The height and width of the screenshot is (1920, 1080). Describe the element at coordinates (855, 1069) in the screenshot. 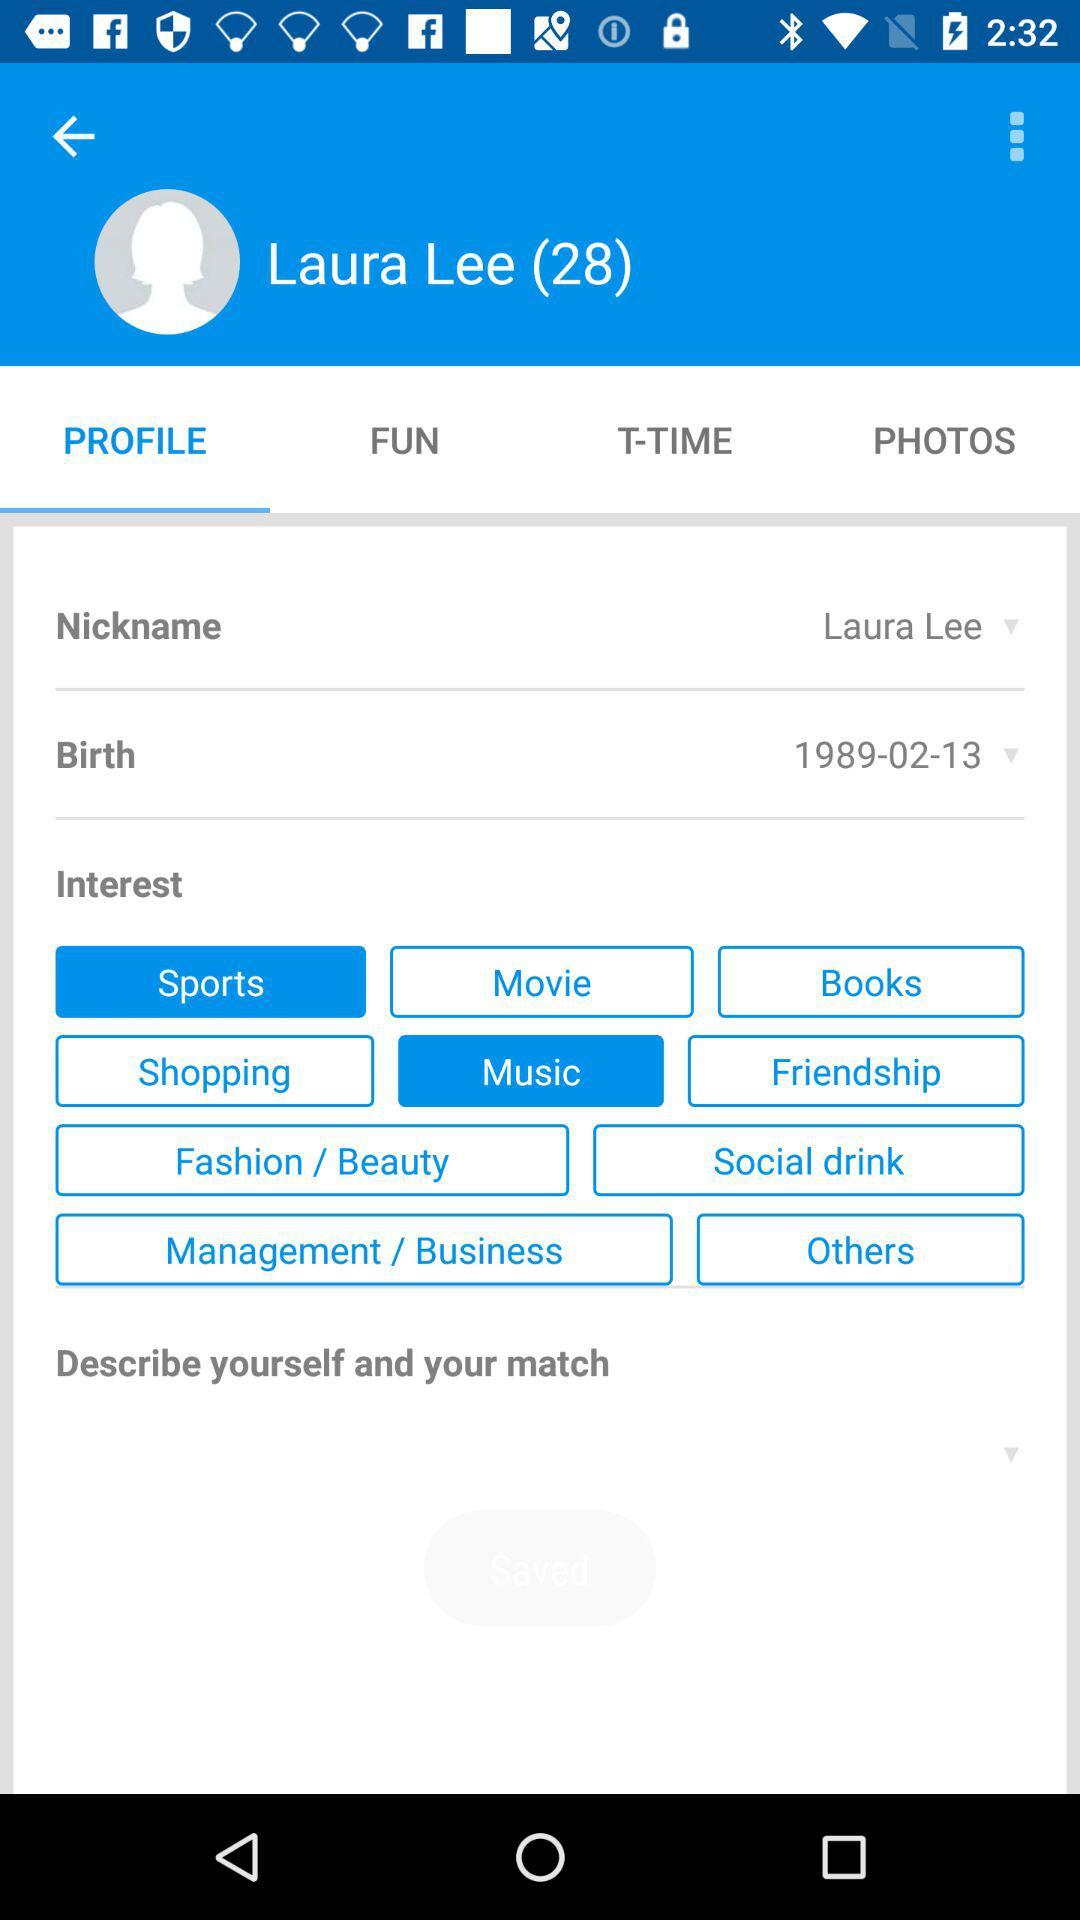

I see `the item above social drink` at that location.